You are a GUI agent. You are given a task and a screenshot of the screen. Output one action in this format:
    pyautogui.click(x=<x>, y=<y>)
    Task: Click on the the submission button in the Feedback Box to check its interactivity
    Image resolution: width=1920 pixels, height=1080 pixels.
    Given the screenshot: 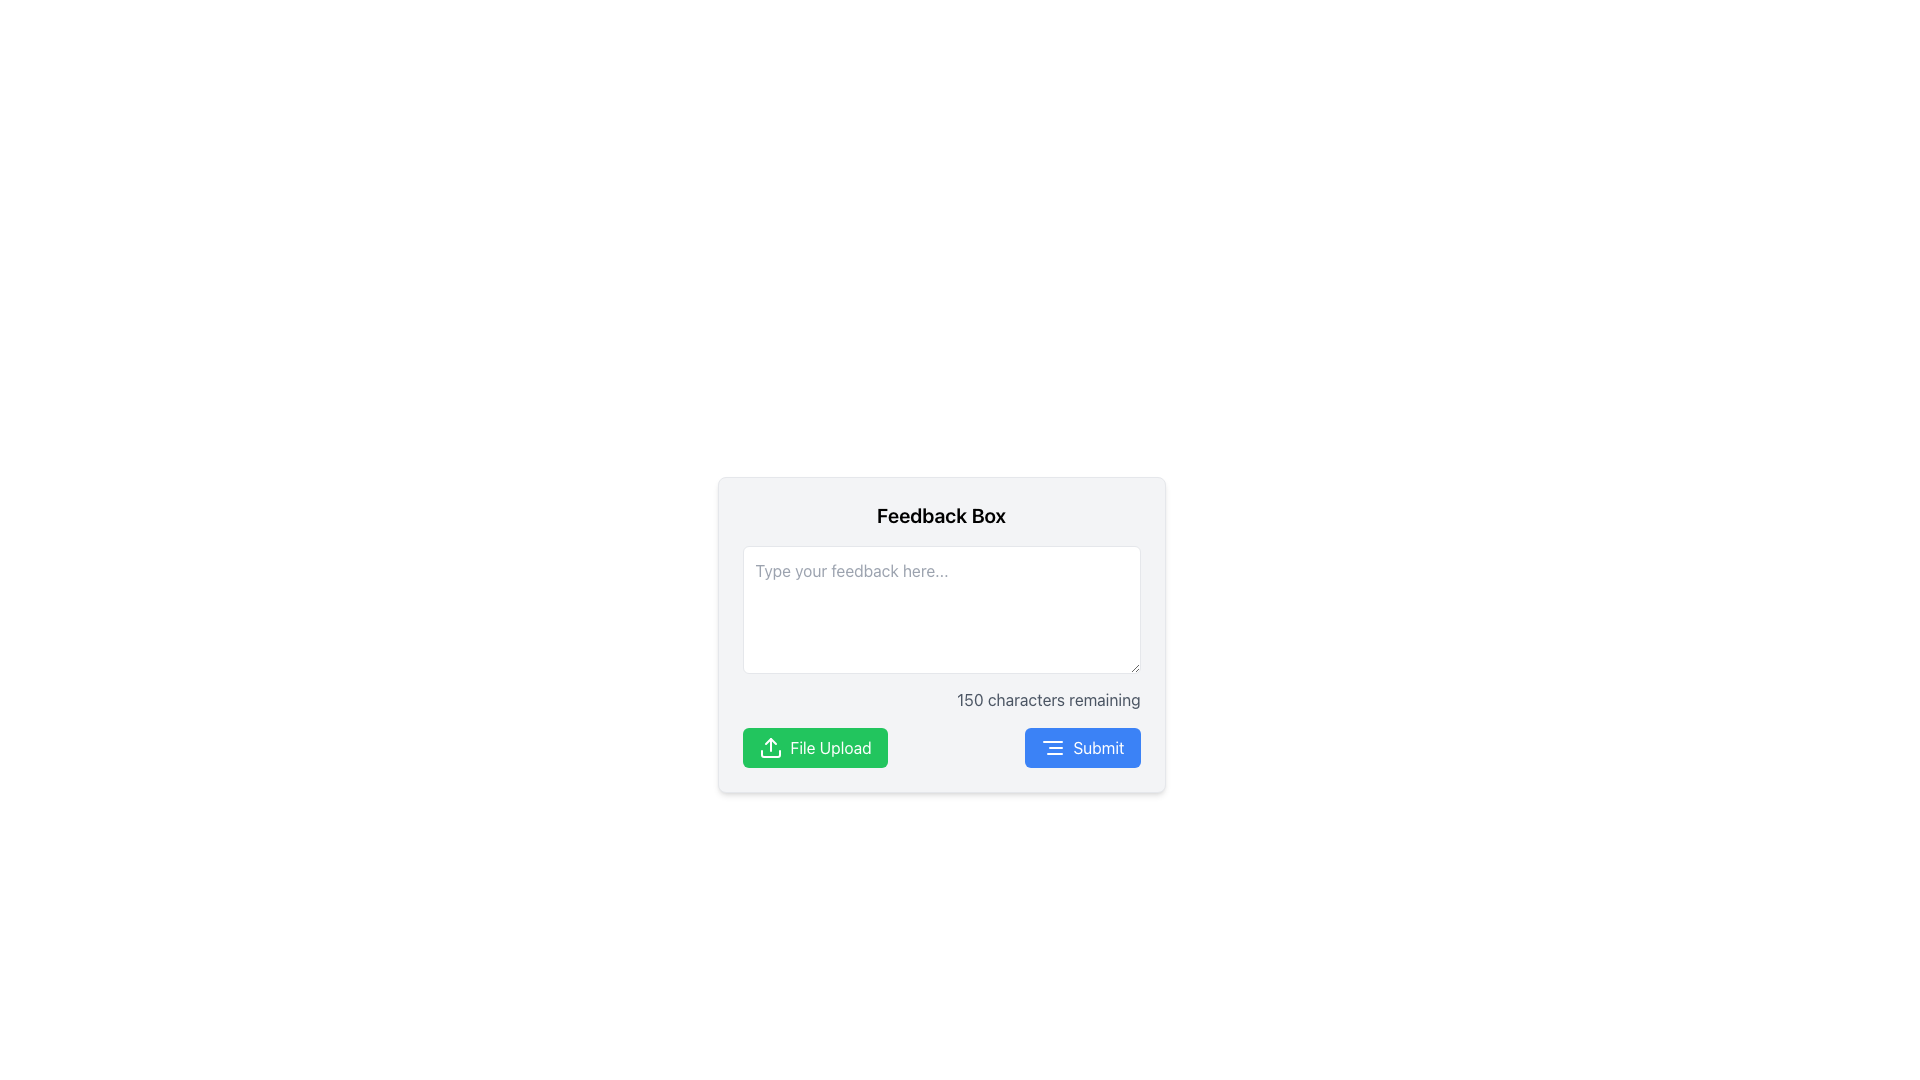 What is the action you would take?
    pyautogui.click(x=1081, y=748)
    